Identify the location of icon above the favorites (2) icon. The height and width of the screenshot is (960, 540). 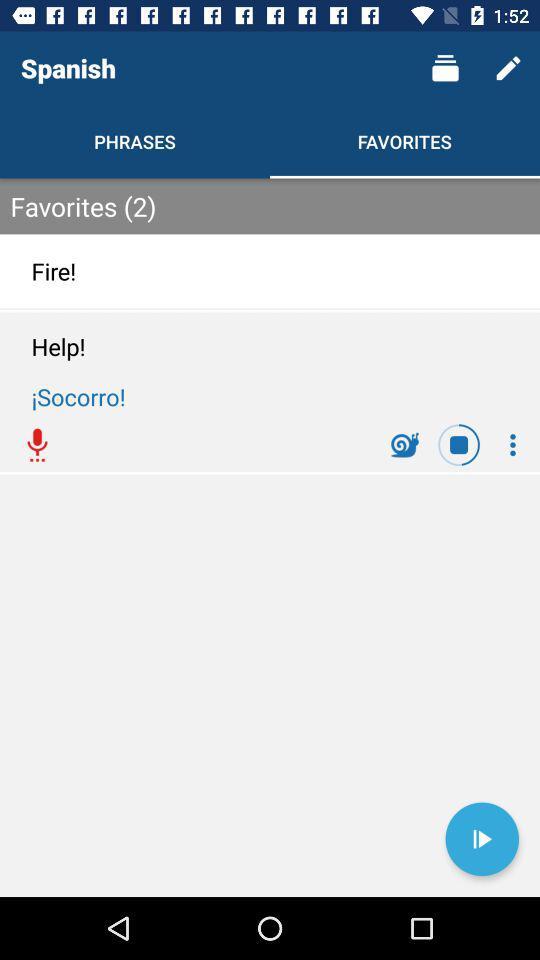
(508, 68).